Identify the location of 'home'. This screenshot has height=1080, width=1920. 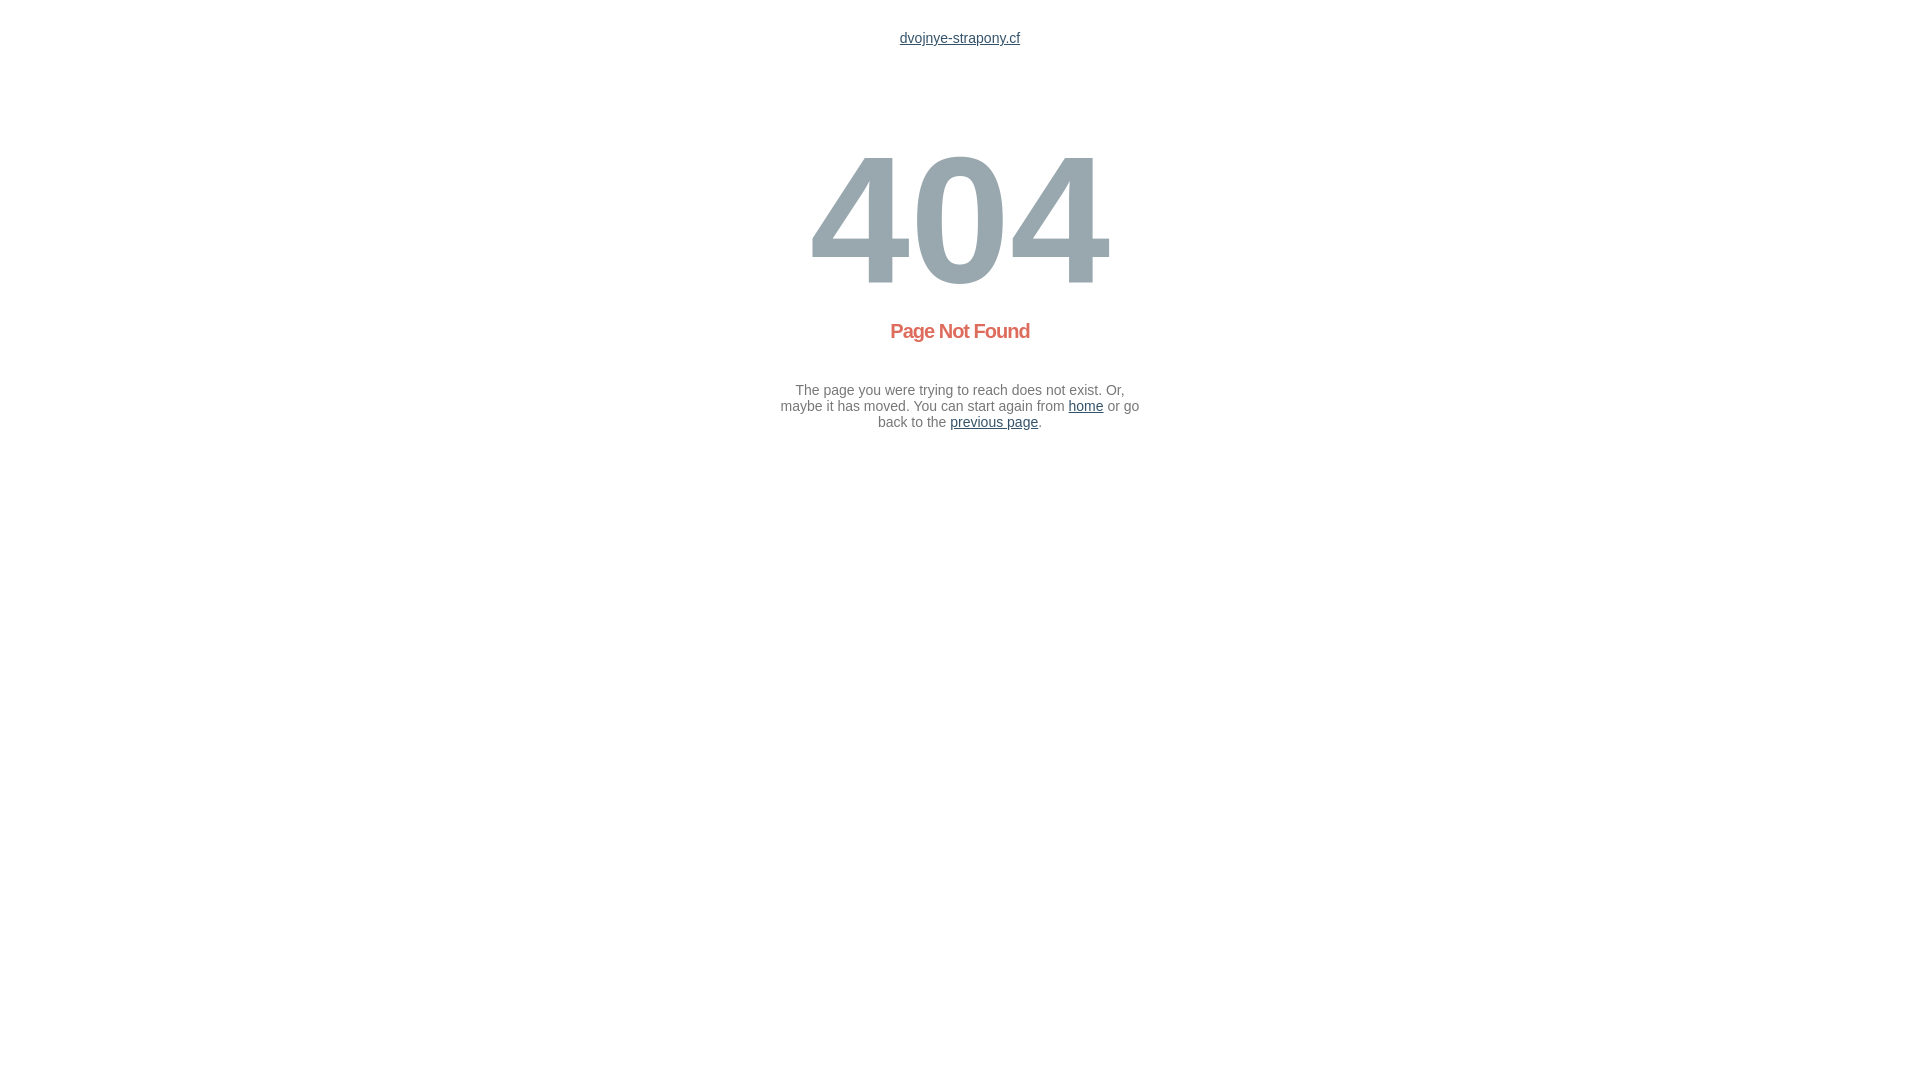
(1068, 405).